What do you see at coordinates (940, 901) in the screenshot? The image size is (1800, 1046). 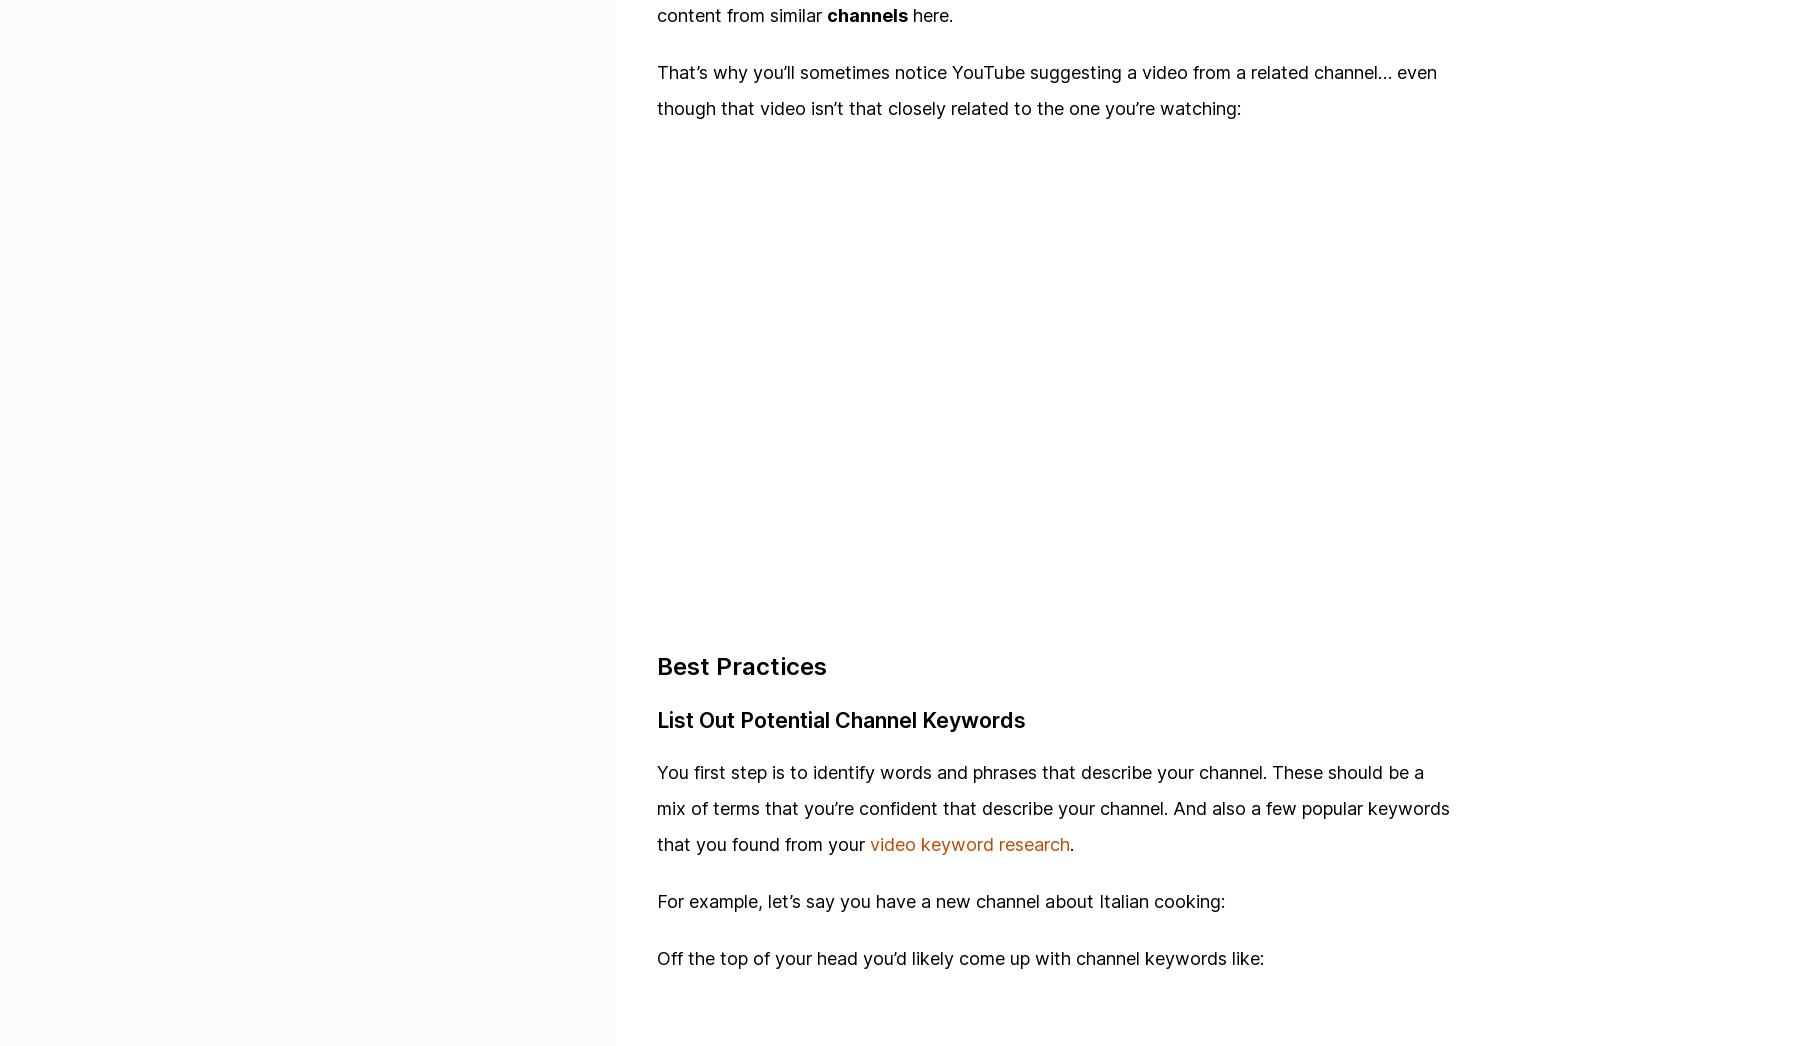 I see `'For example, let’s say you have a new channel about Italian cooking:'` at bounding box center [940, 901].